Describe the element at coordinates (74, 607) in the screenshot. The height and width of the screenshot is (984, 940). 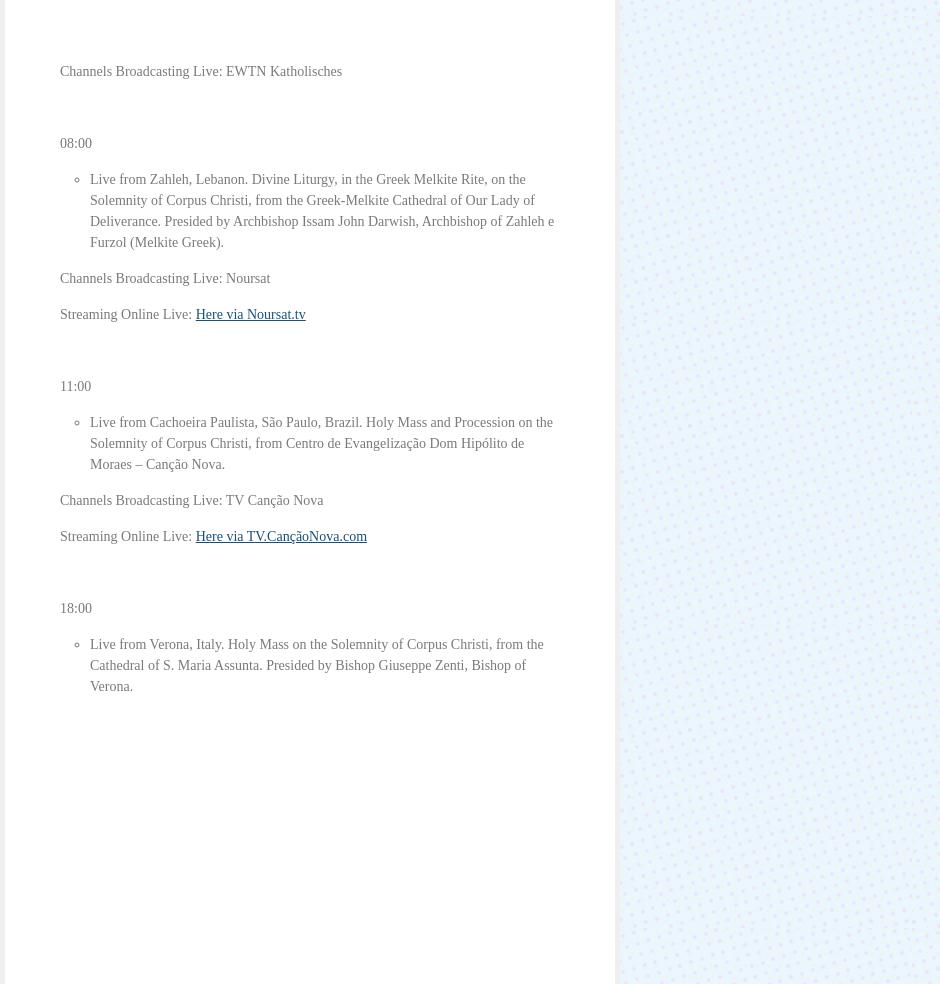
I see `'18:00'` at that location.